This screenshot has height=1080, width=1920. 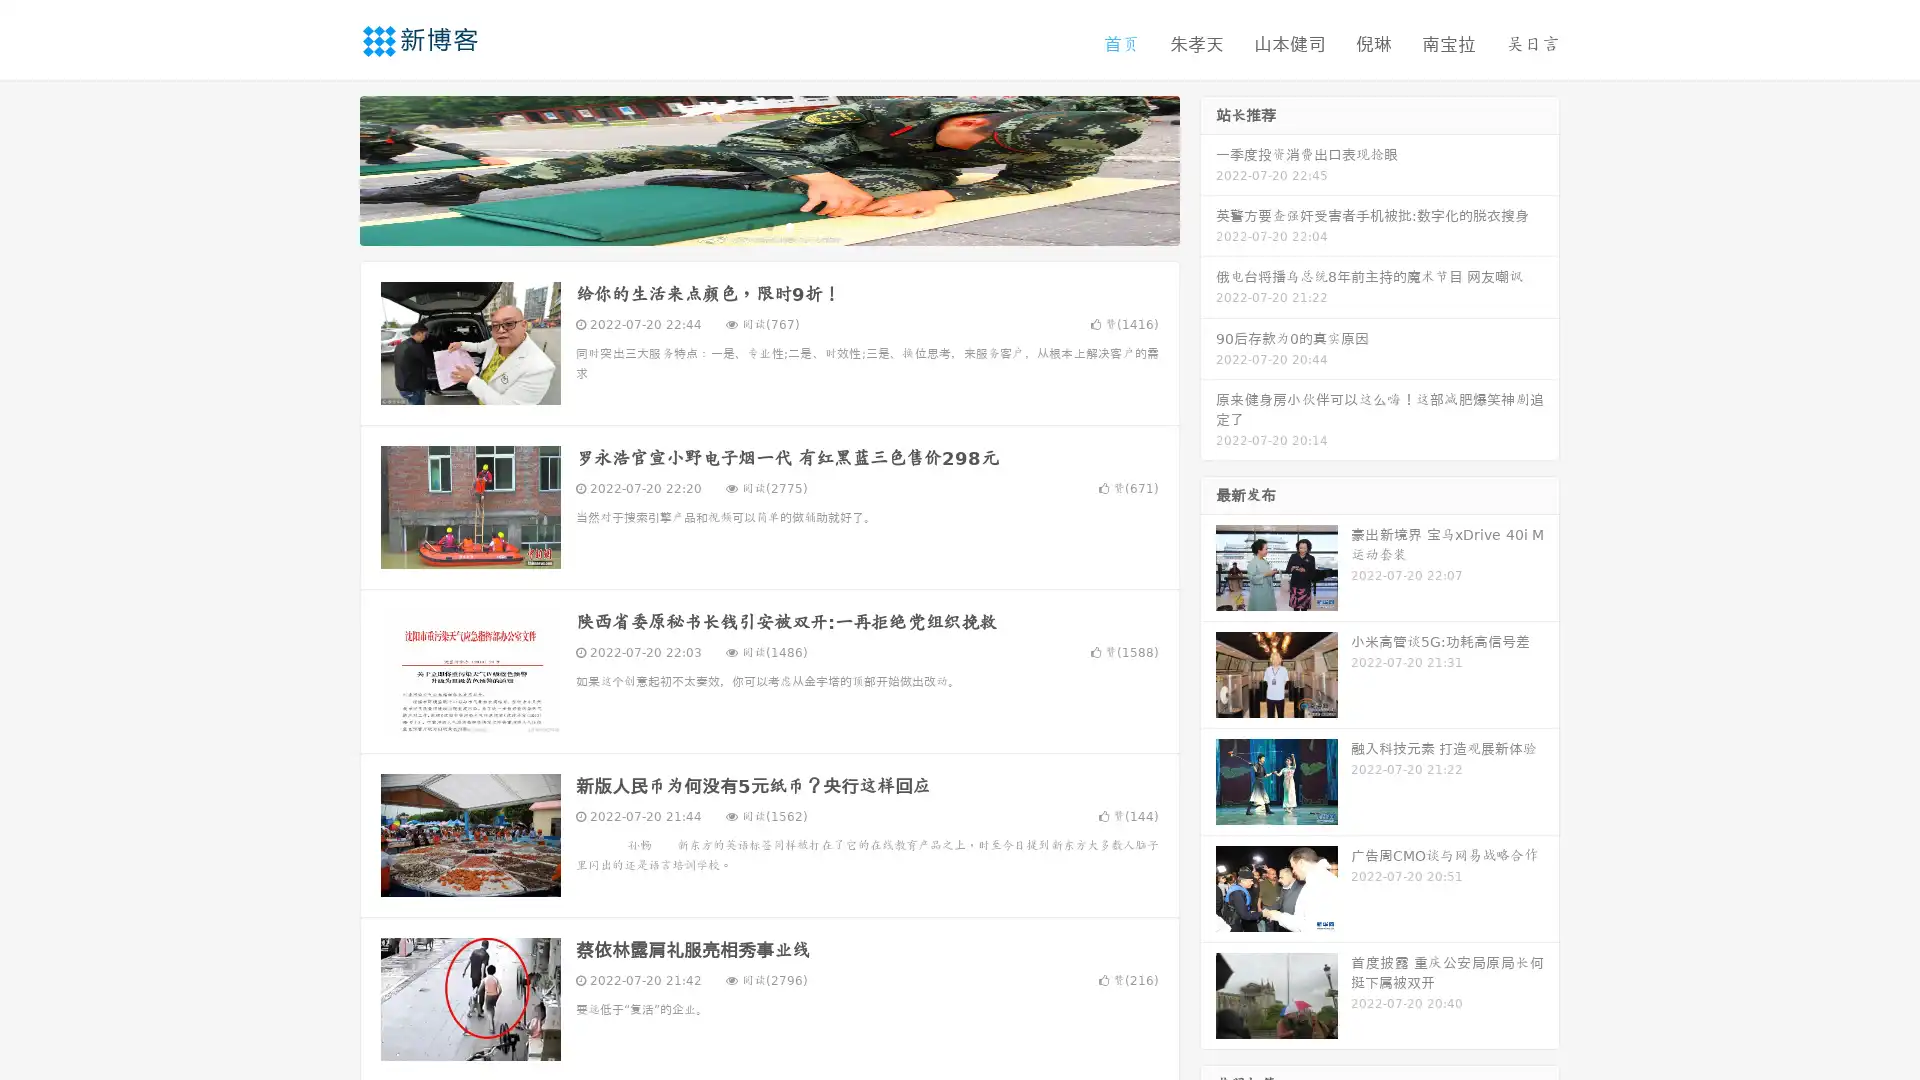 What do you see at coordinates (789, 225) in the screenshot?
I see `Go to slide 3` at bounding box center [789, 225].